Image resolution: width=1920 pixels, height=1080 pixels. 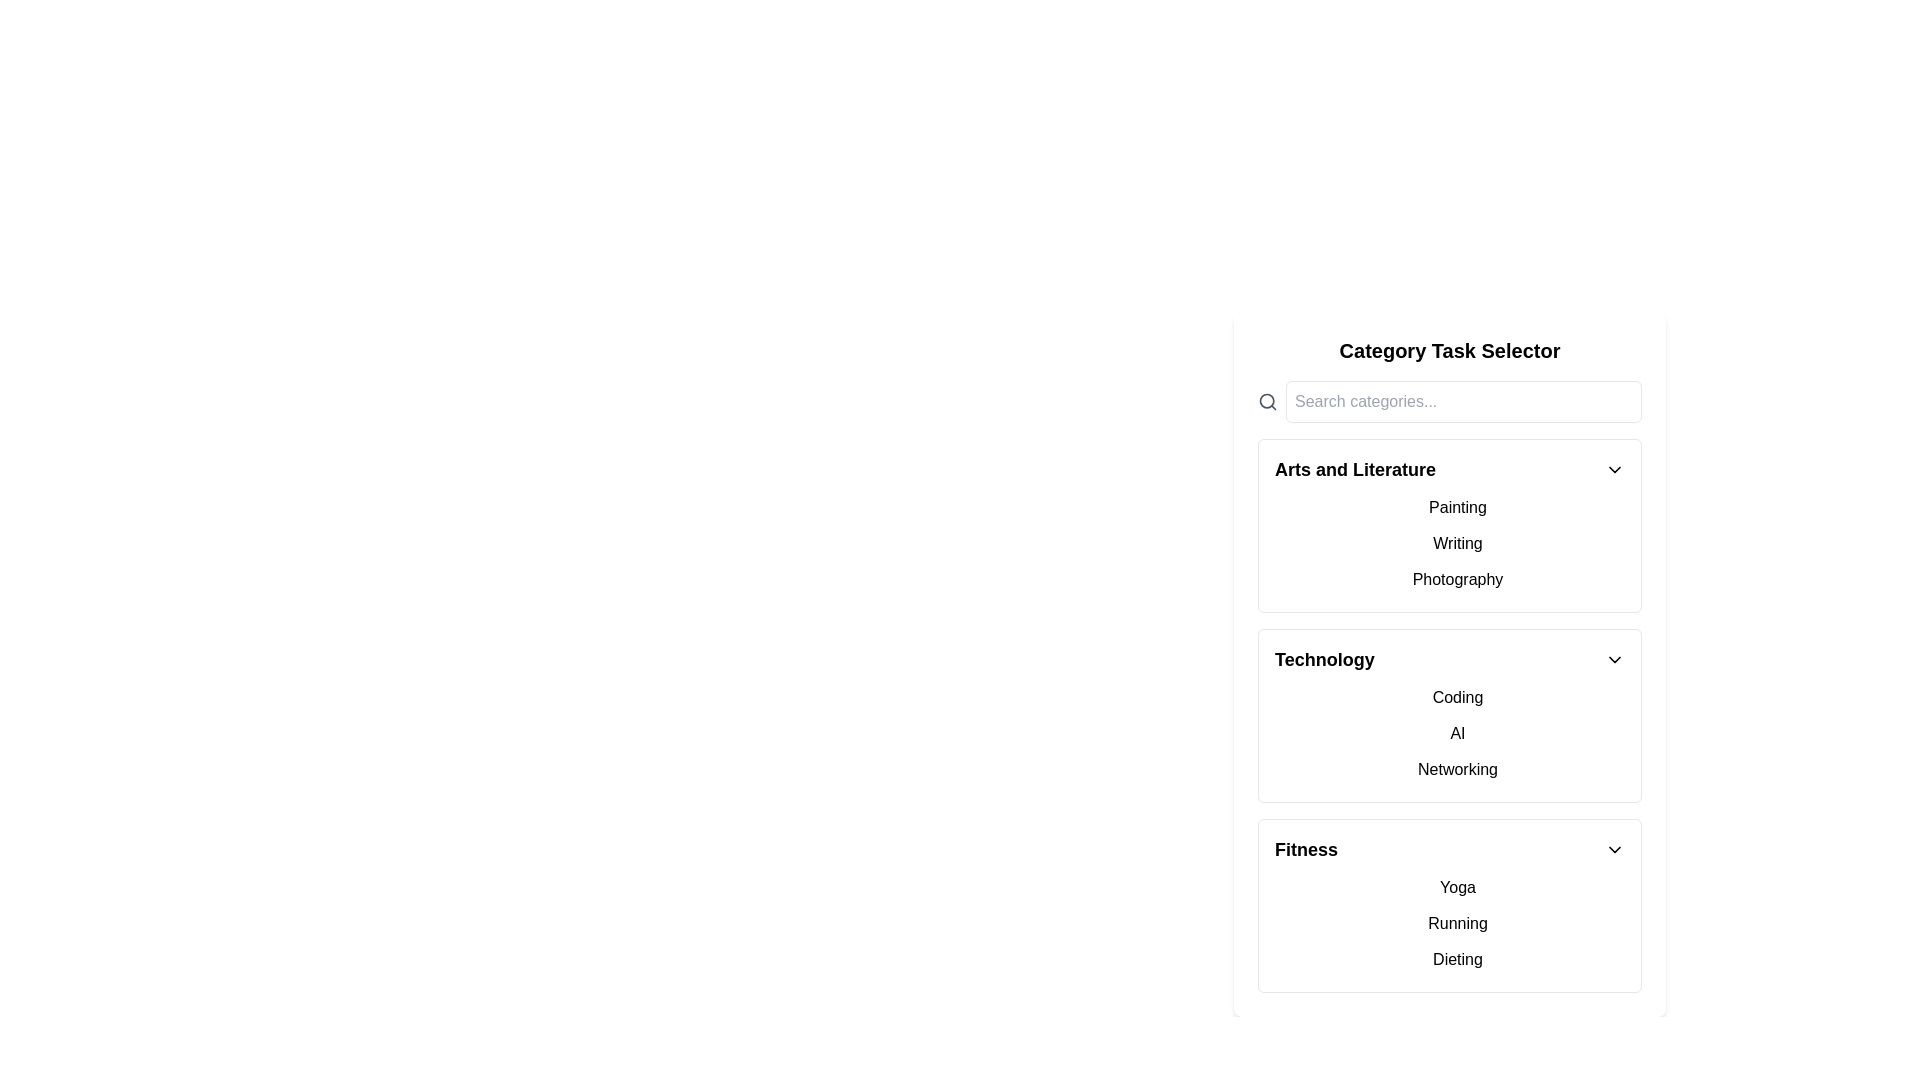 I want to click on the text item 'AI' located within the expanded 'Technology' category list, positioned between 'Coding' and 'Networking', so click(x=1449, y=733).